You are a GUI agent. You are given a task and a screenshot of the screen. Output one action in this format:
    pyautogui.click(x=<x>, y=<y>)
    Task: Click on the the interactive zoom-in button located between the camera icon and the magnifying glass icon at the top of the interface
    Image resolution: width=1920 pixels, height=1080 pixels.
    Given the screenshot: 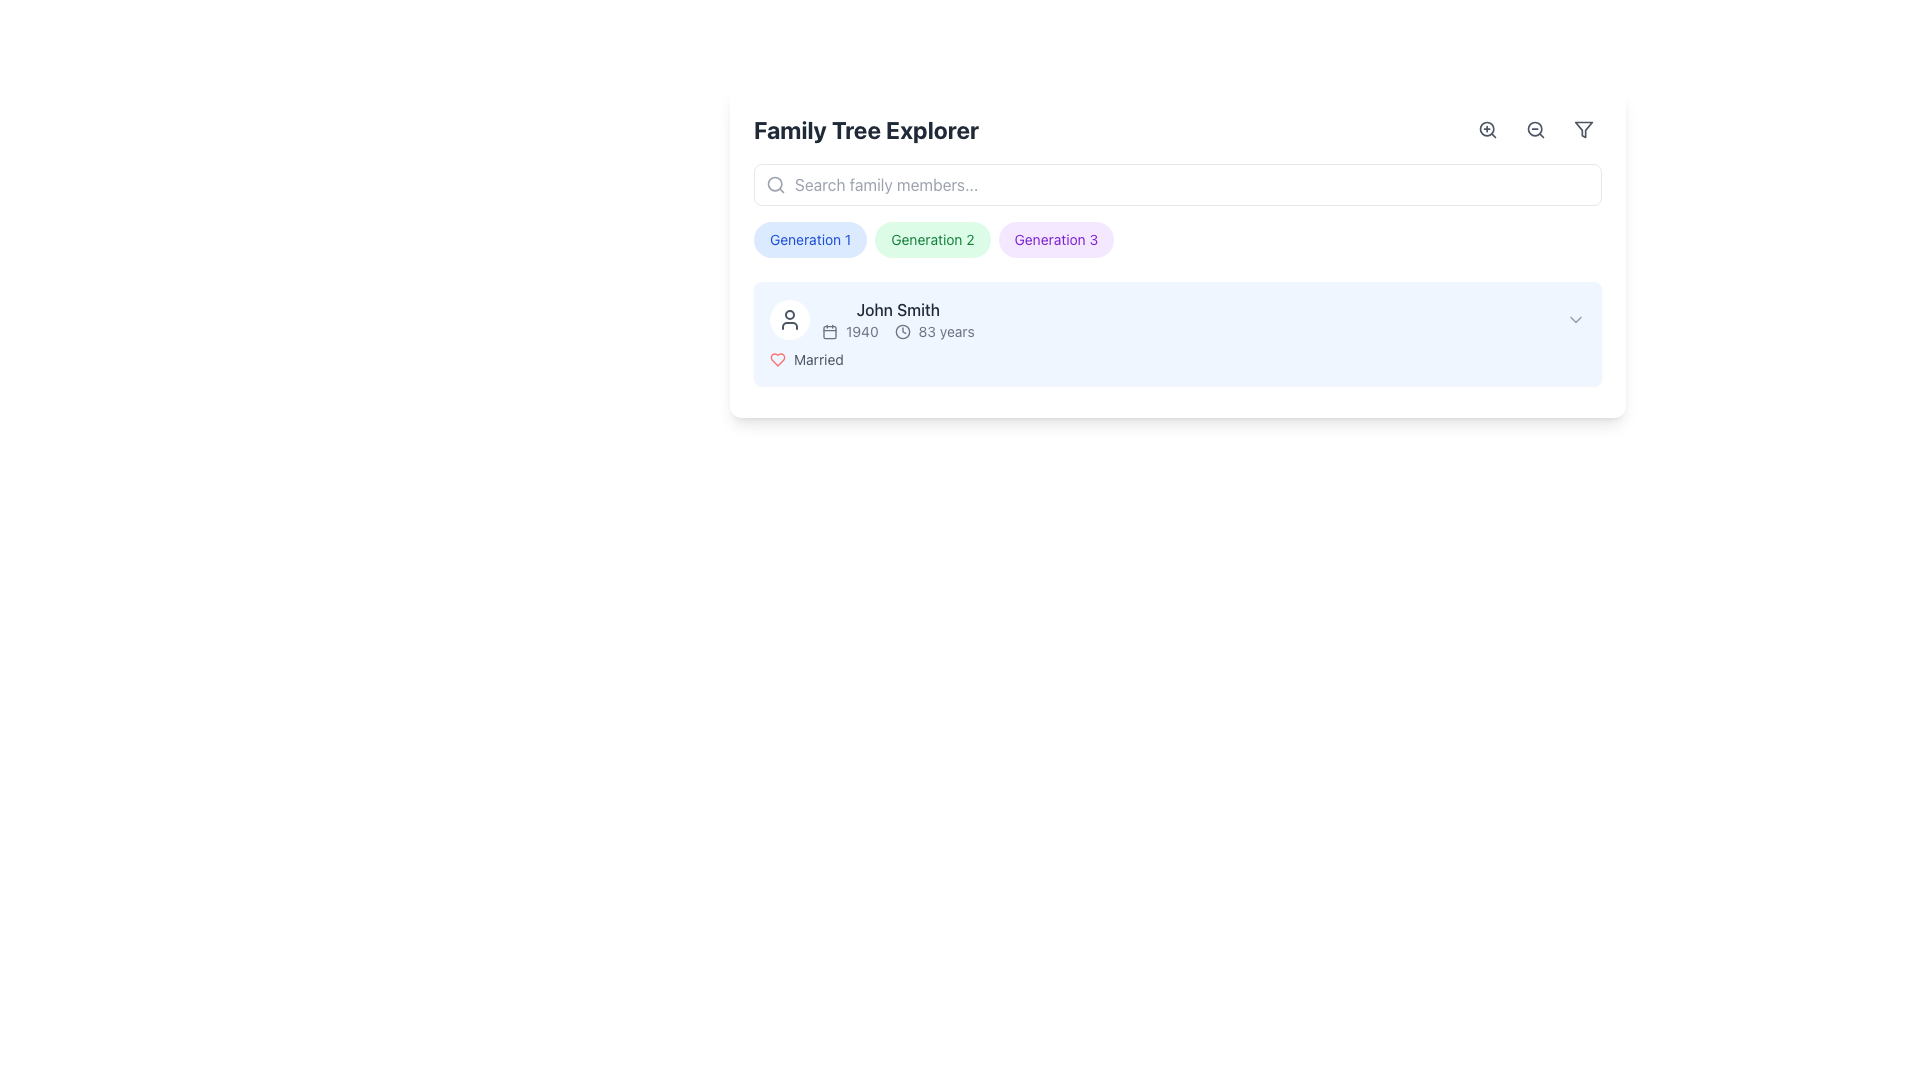 What is the action you would take?
    pyautogui.click(x=1488, y=130)
    